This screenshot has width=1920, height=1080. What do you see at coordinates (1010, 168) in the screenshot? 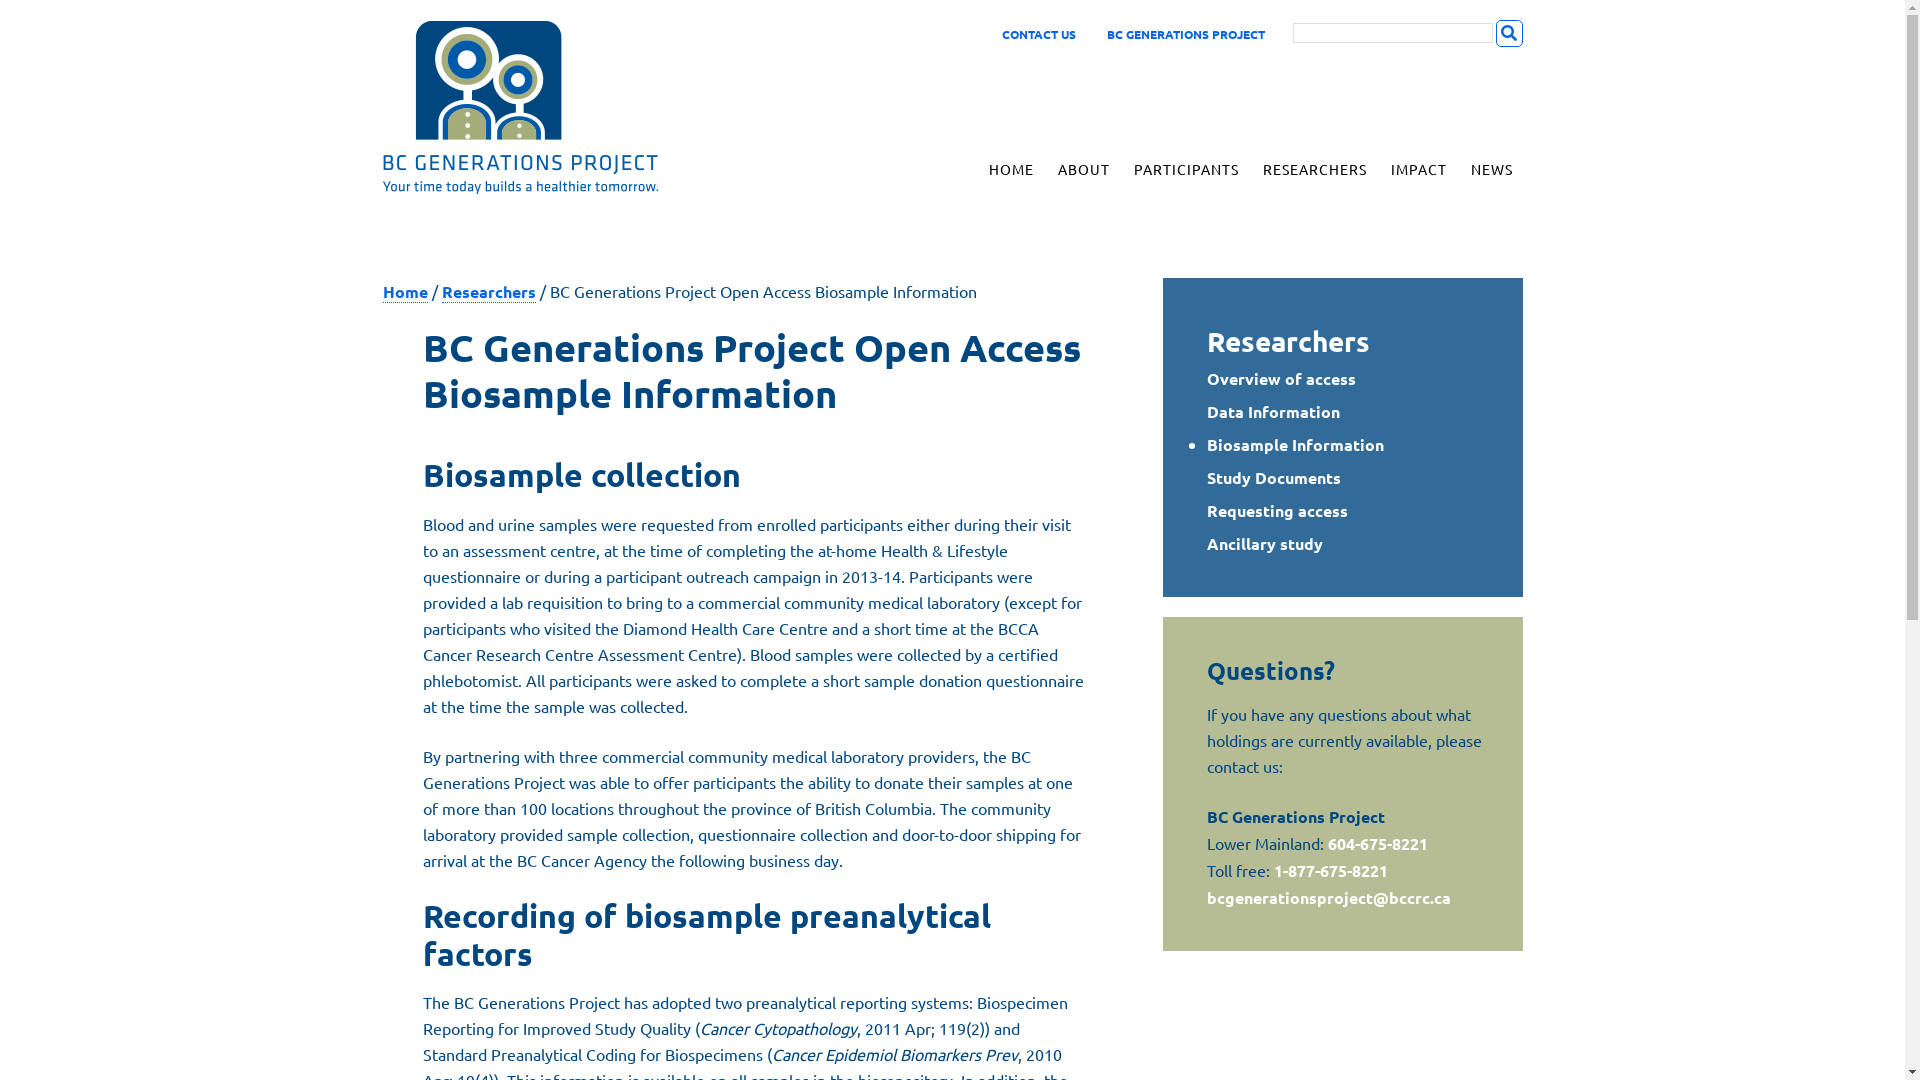
I see `'HOME'` at bounding box center [1010, 168].